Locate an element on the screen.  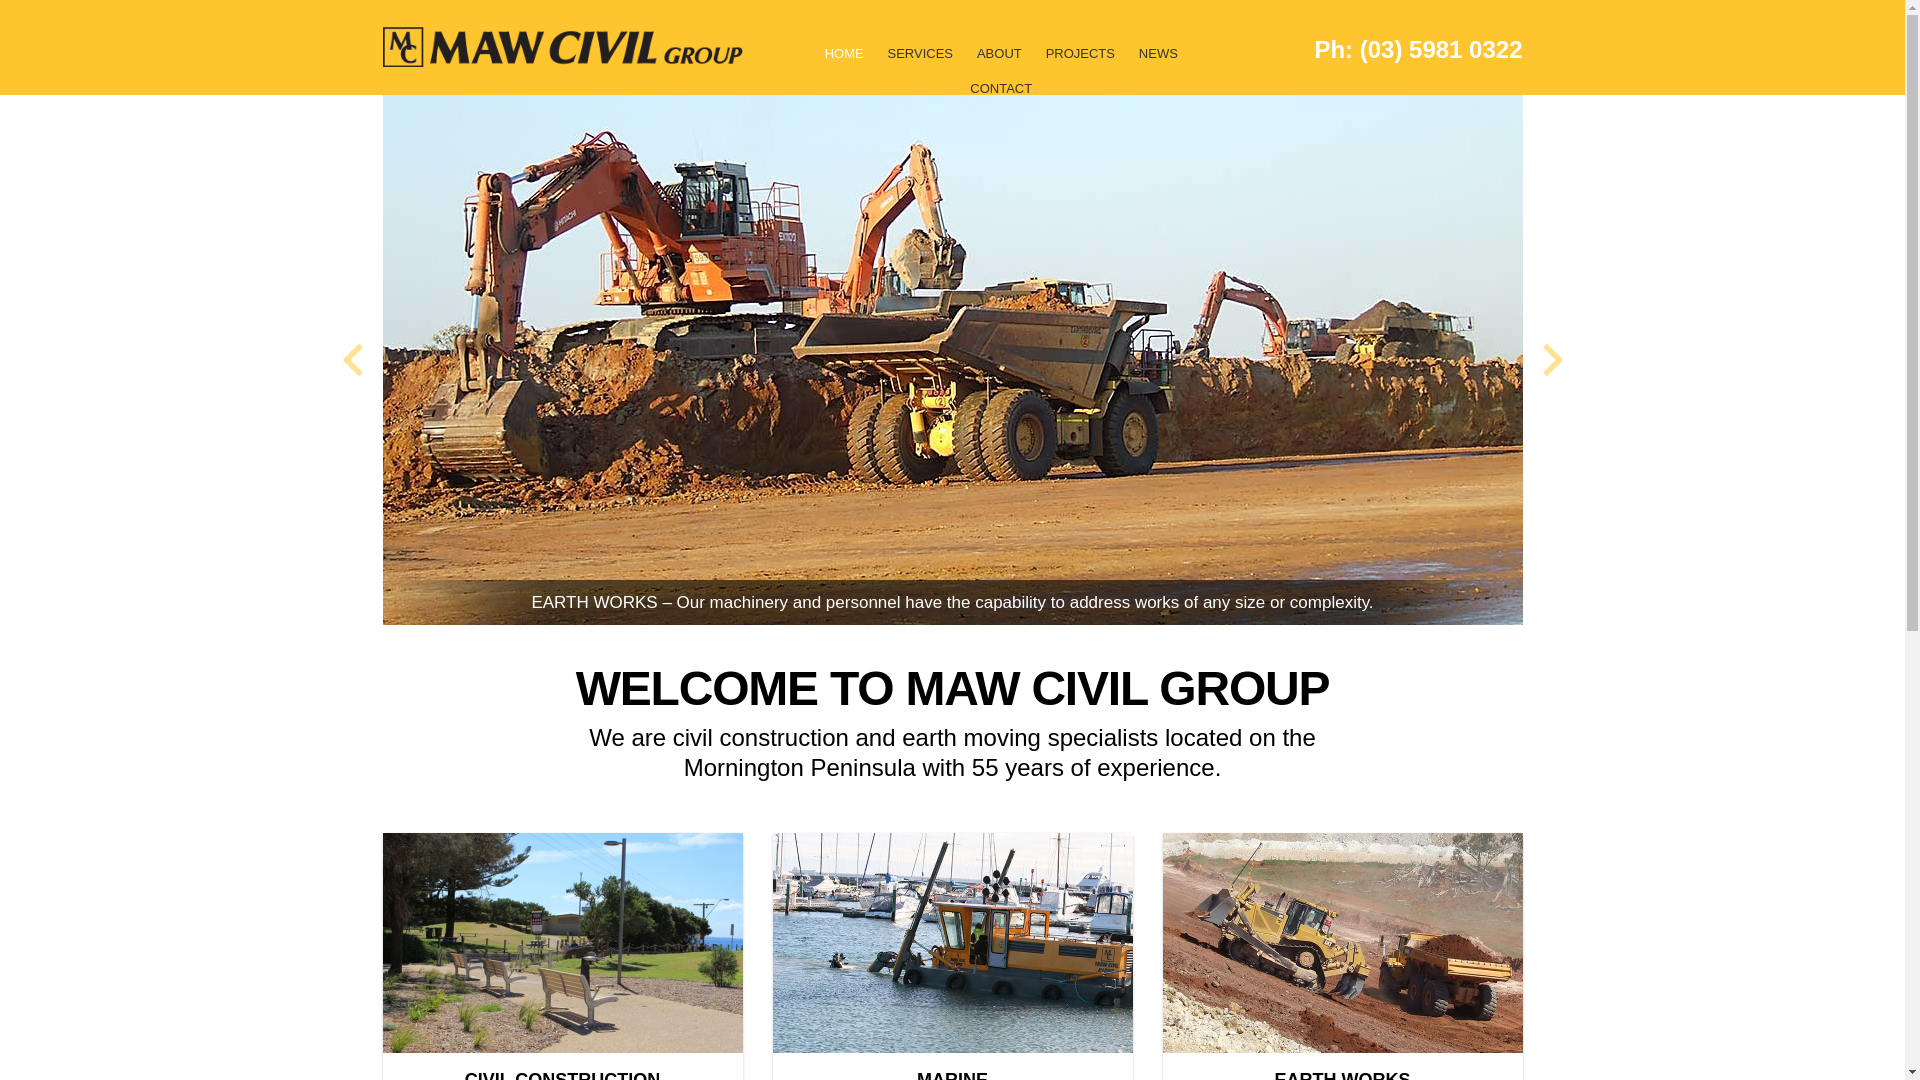
'SERVICES' is located at coordinates (878, 61).